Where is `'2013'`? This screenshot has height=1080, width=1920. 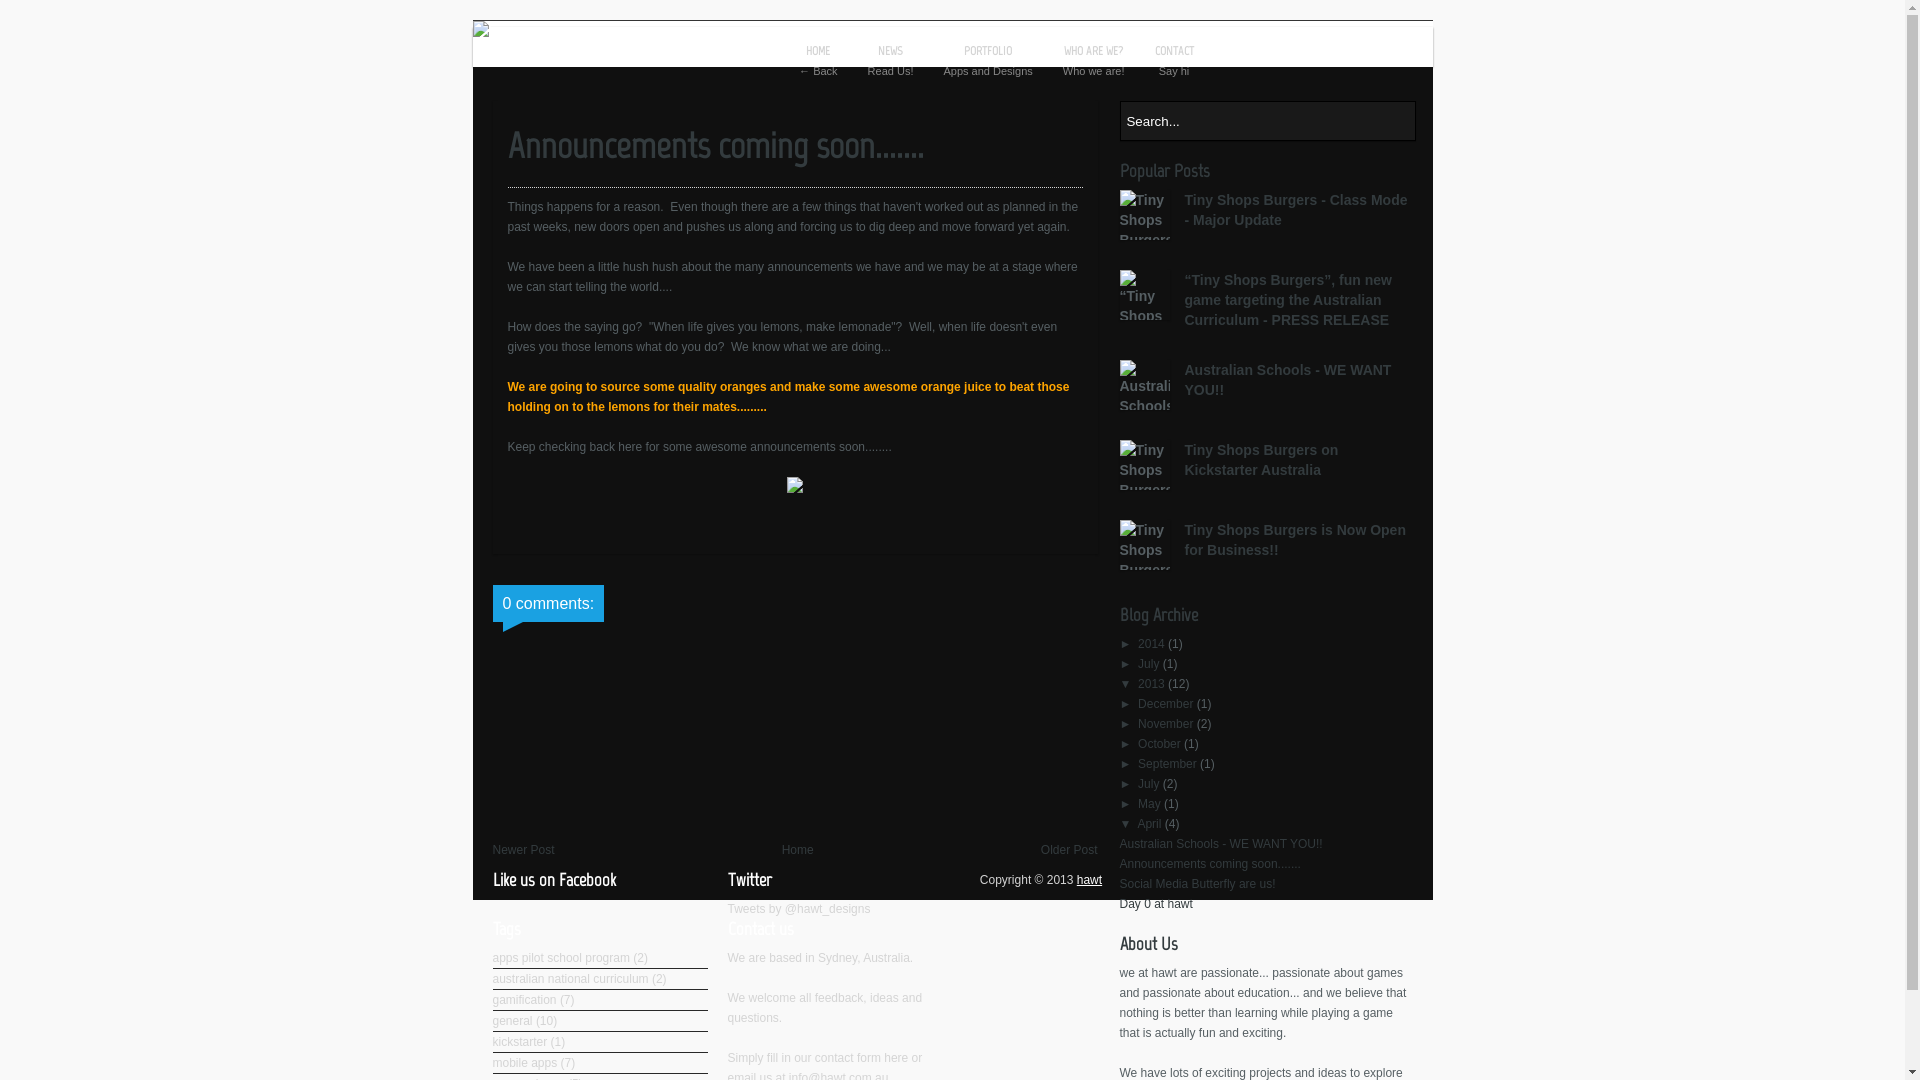 '2013' is located at coordinates (1152, 682).